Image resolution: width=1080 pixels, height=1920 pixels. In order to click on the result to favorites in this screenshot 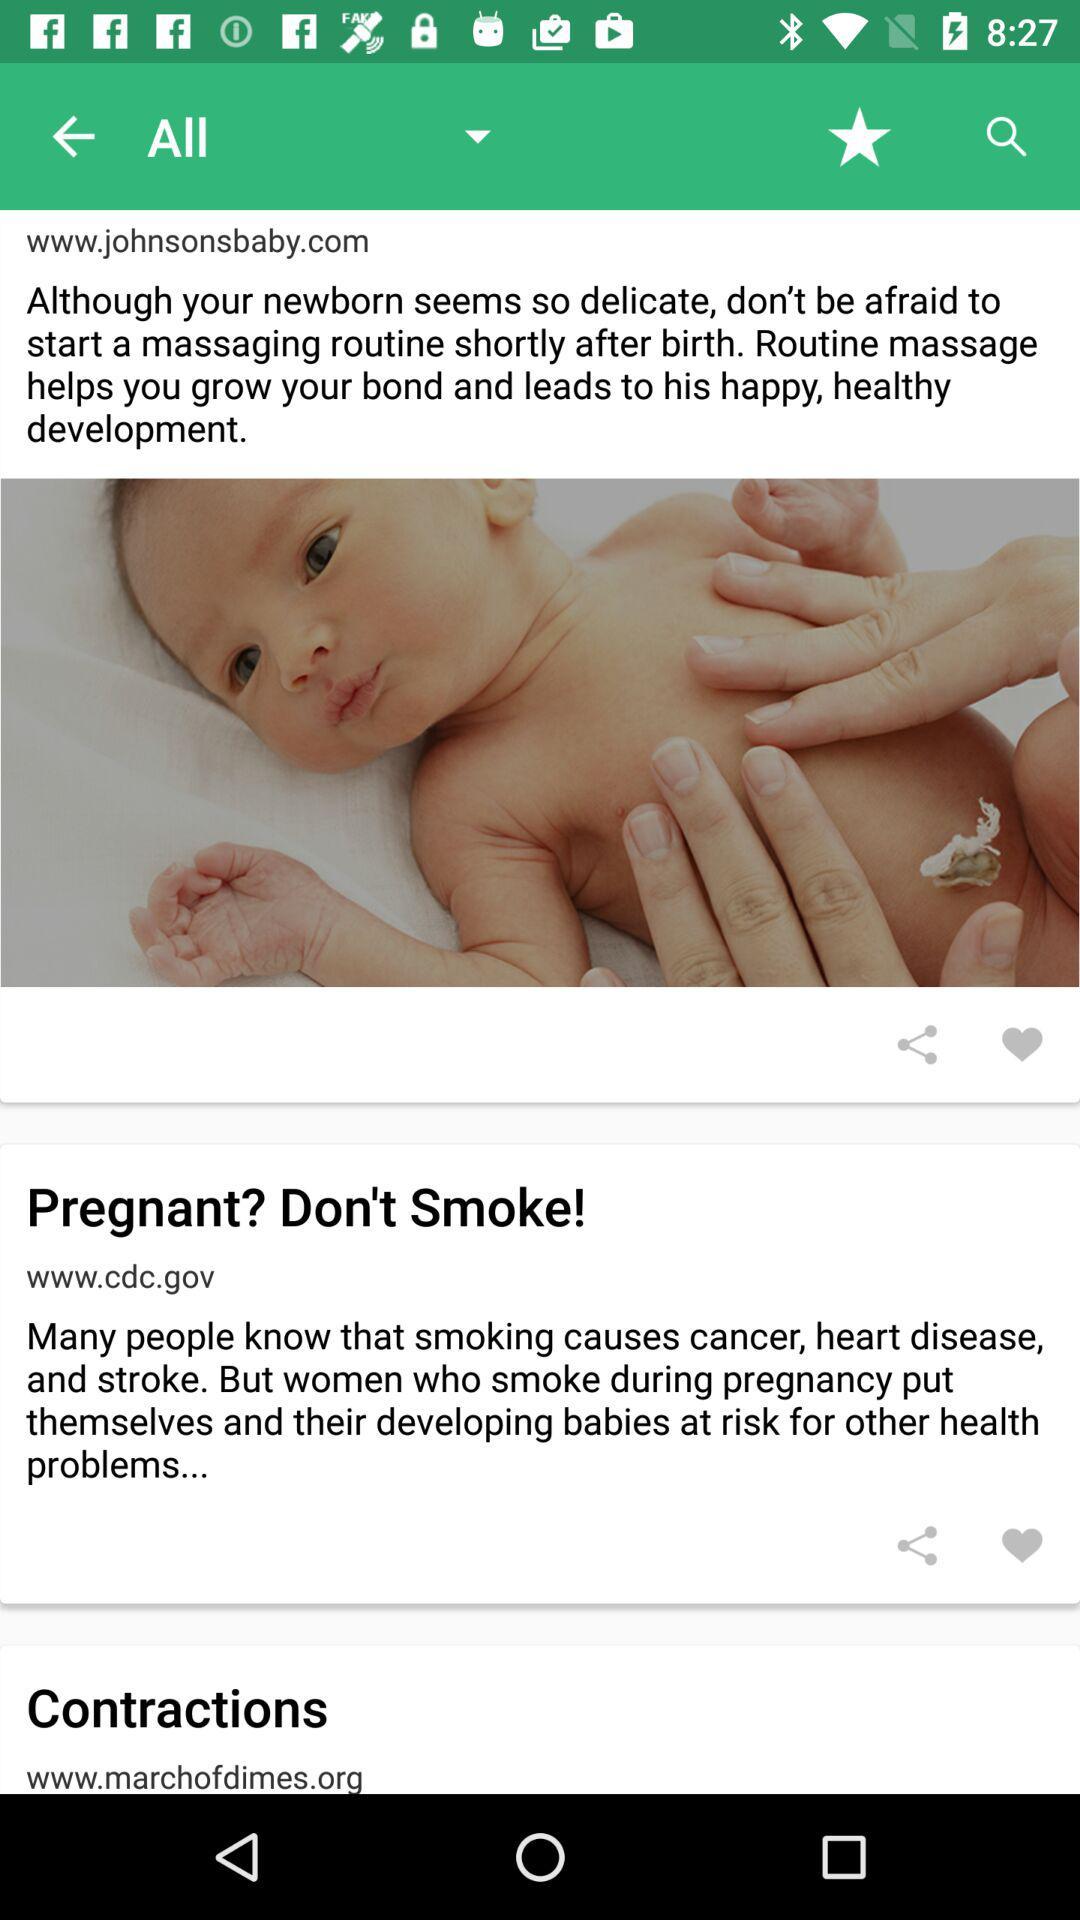, I will do `click(1022, 1544)`.